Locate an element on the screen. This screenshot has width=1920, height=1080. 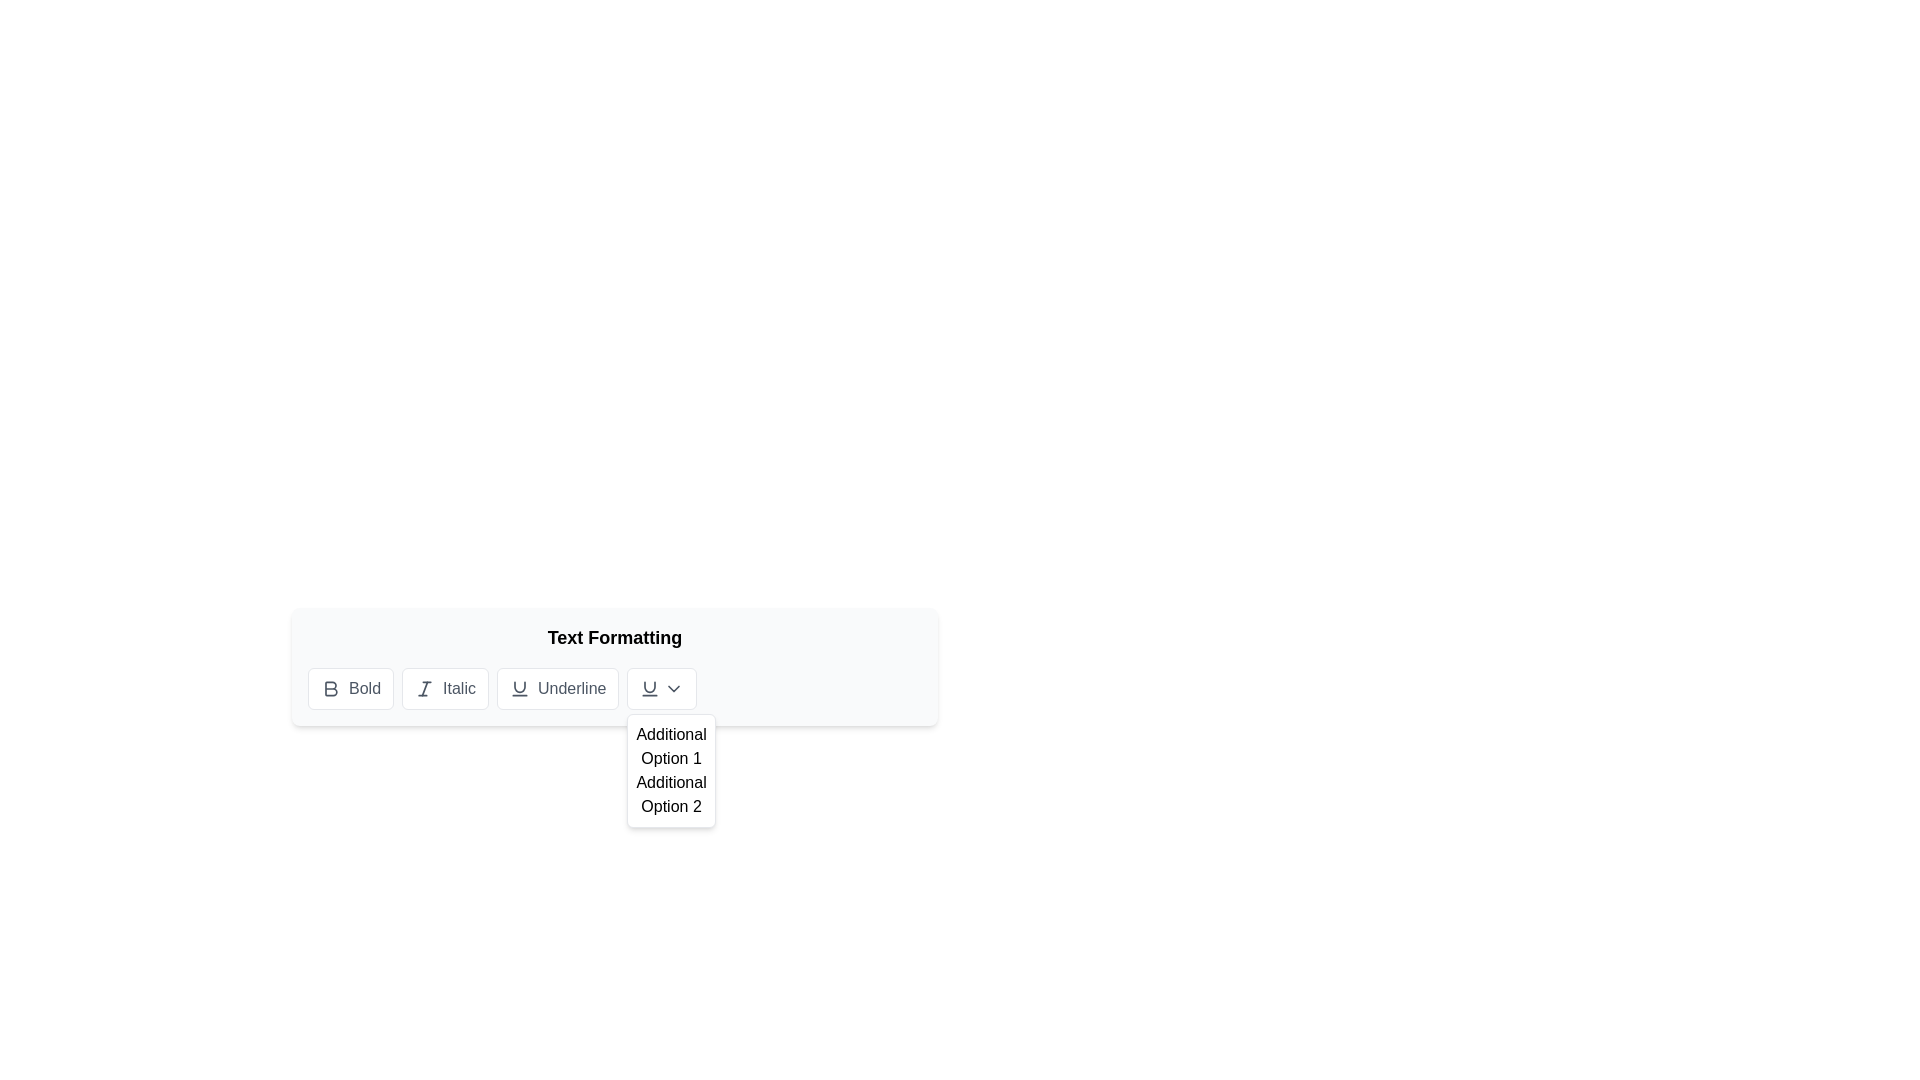
text label that says 'Underline' which is styled with a gray font against a white background, located near the center of the layout interface beside an underline icon is located at coordinates (571, 688).